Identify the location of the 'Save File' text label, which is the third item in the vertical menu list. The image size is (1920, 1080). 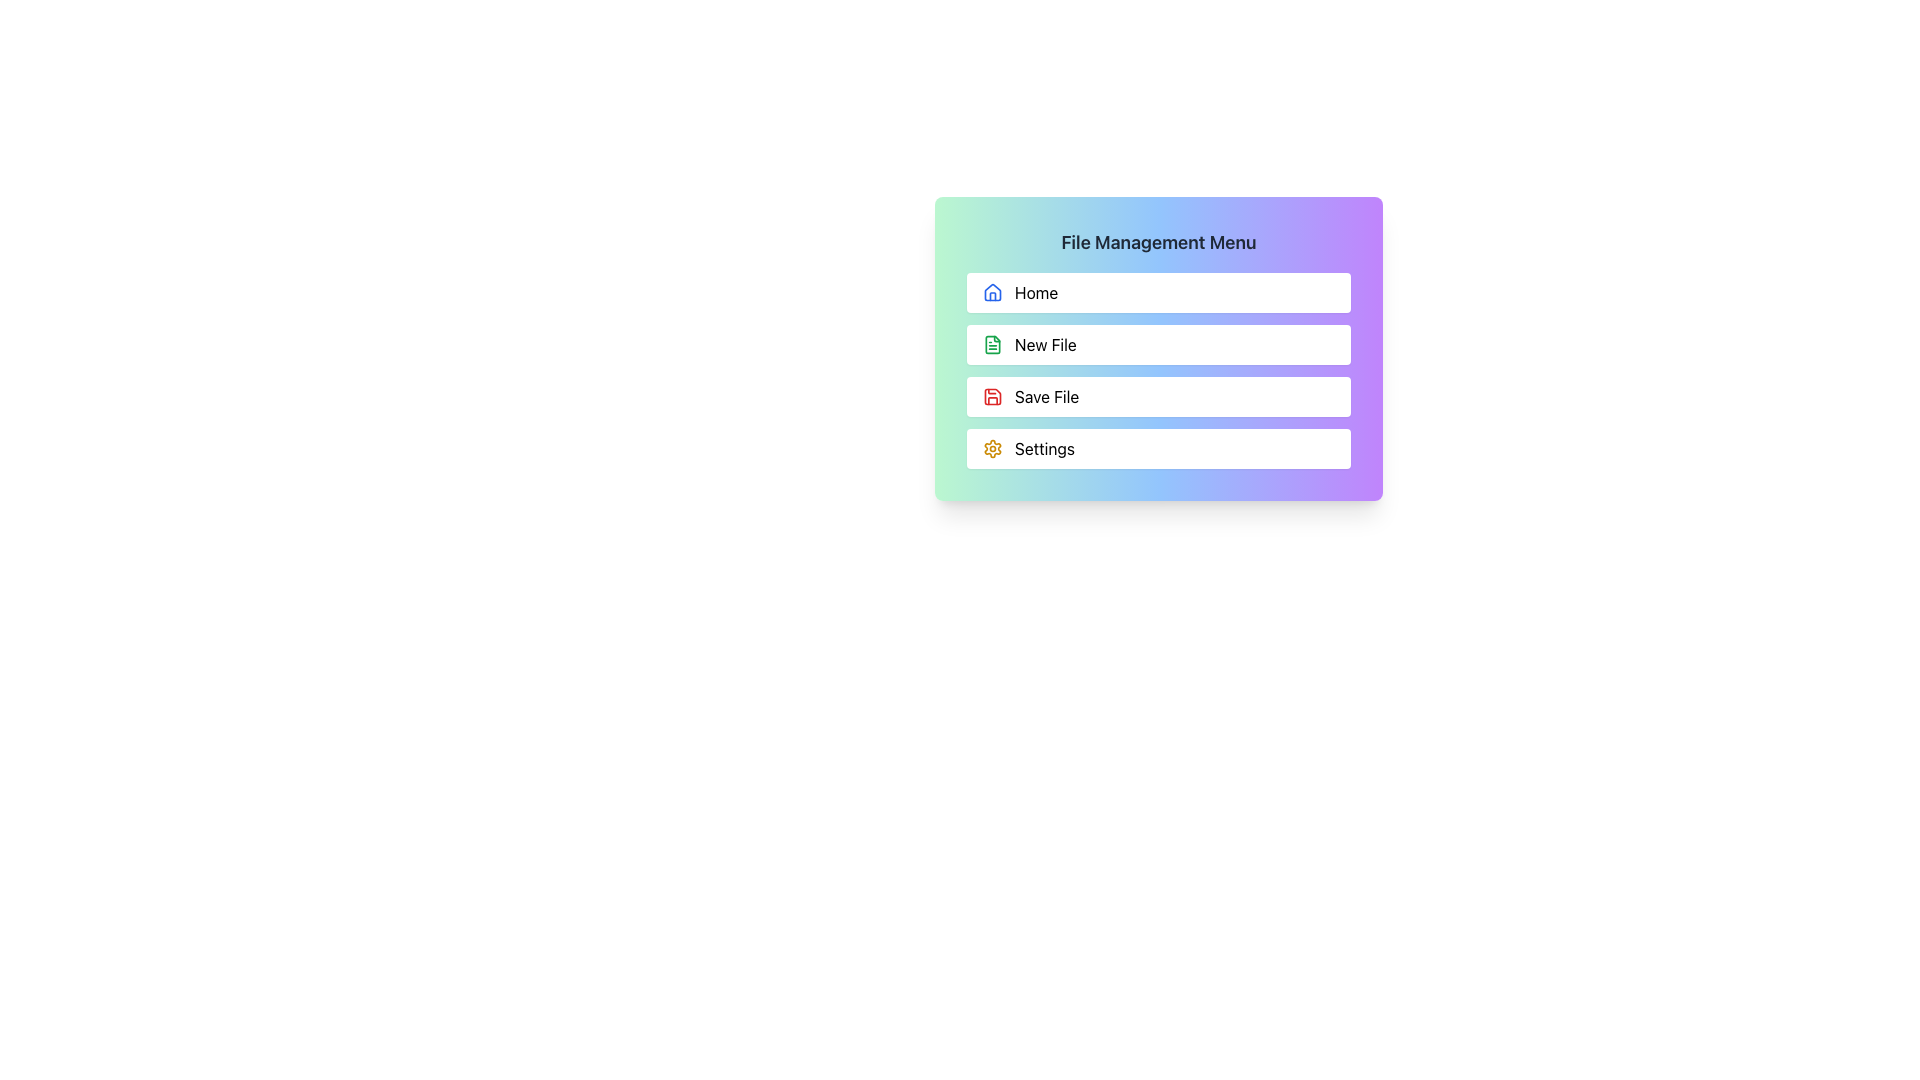
(1046, 397).